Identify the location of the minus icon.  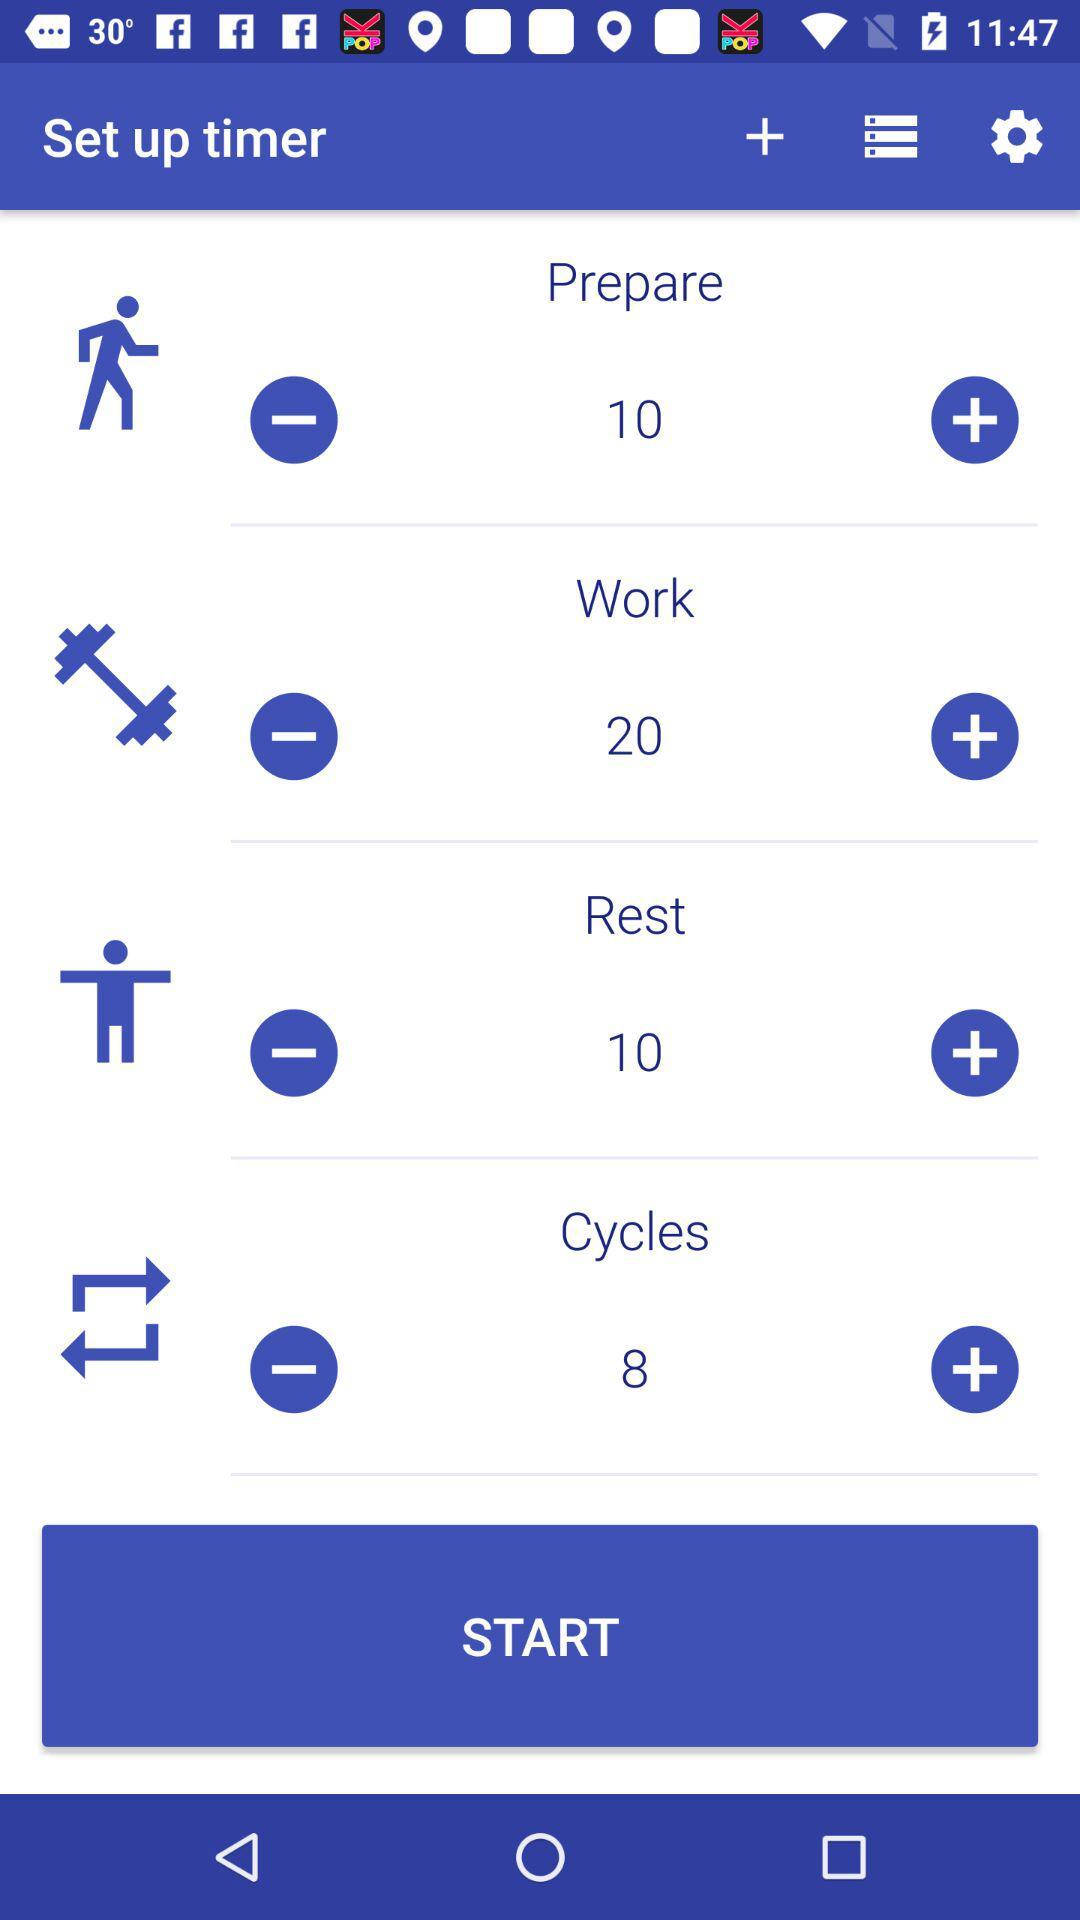
(293, 1368).